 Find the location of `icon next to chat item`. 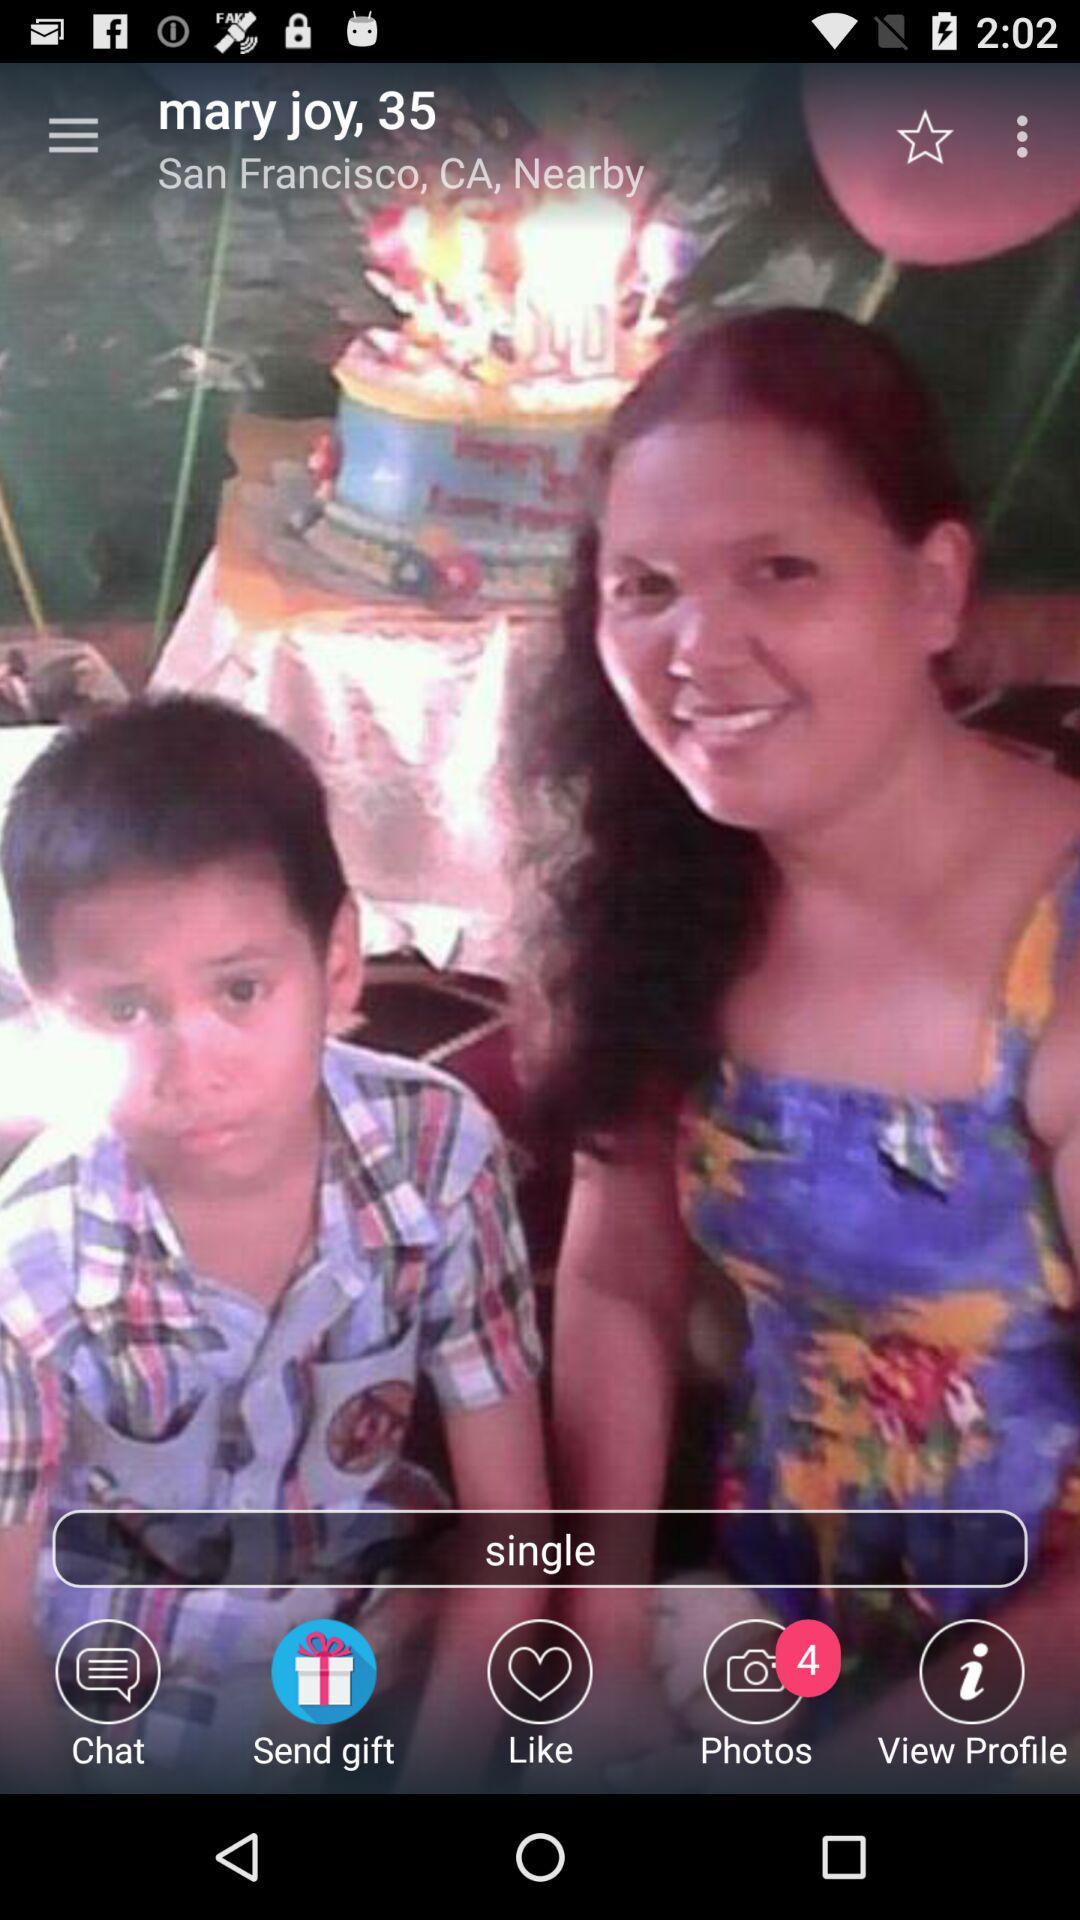

icon next to chat item is located at coordinates (323, 1705).